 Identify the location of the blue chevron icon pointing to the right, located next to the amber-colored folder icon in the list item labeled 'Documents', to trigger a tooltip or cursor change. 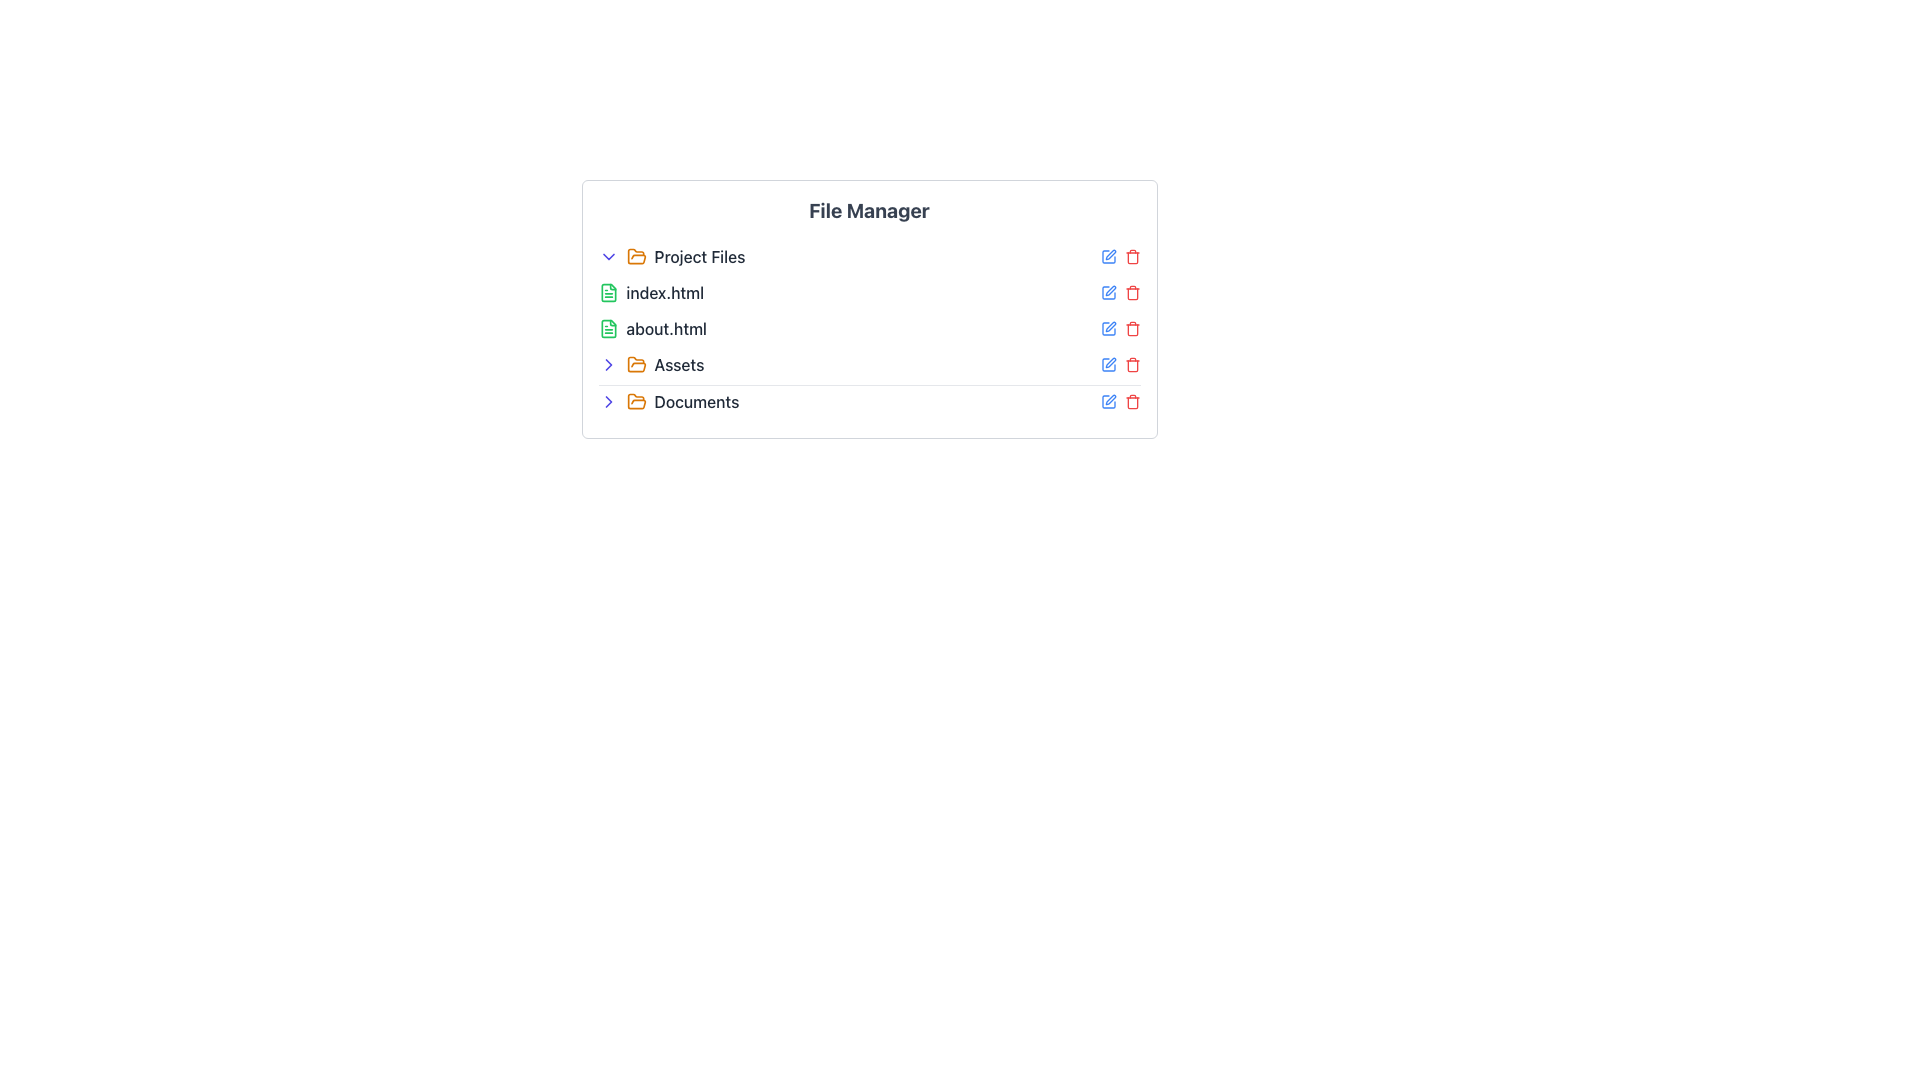
(607, 401).